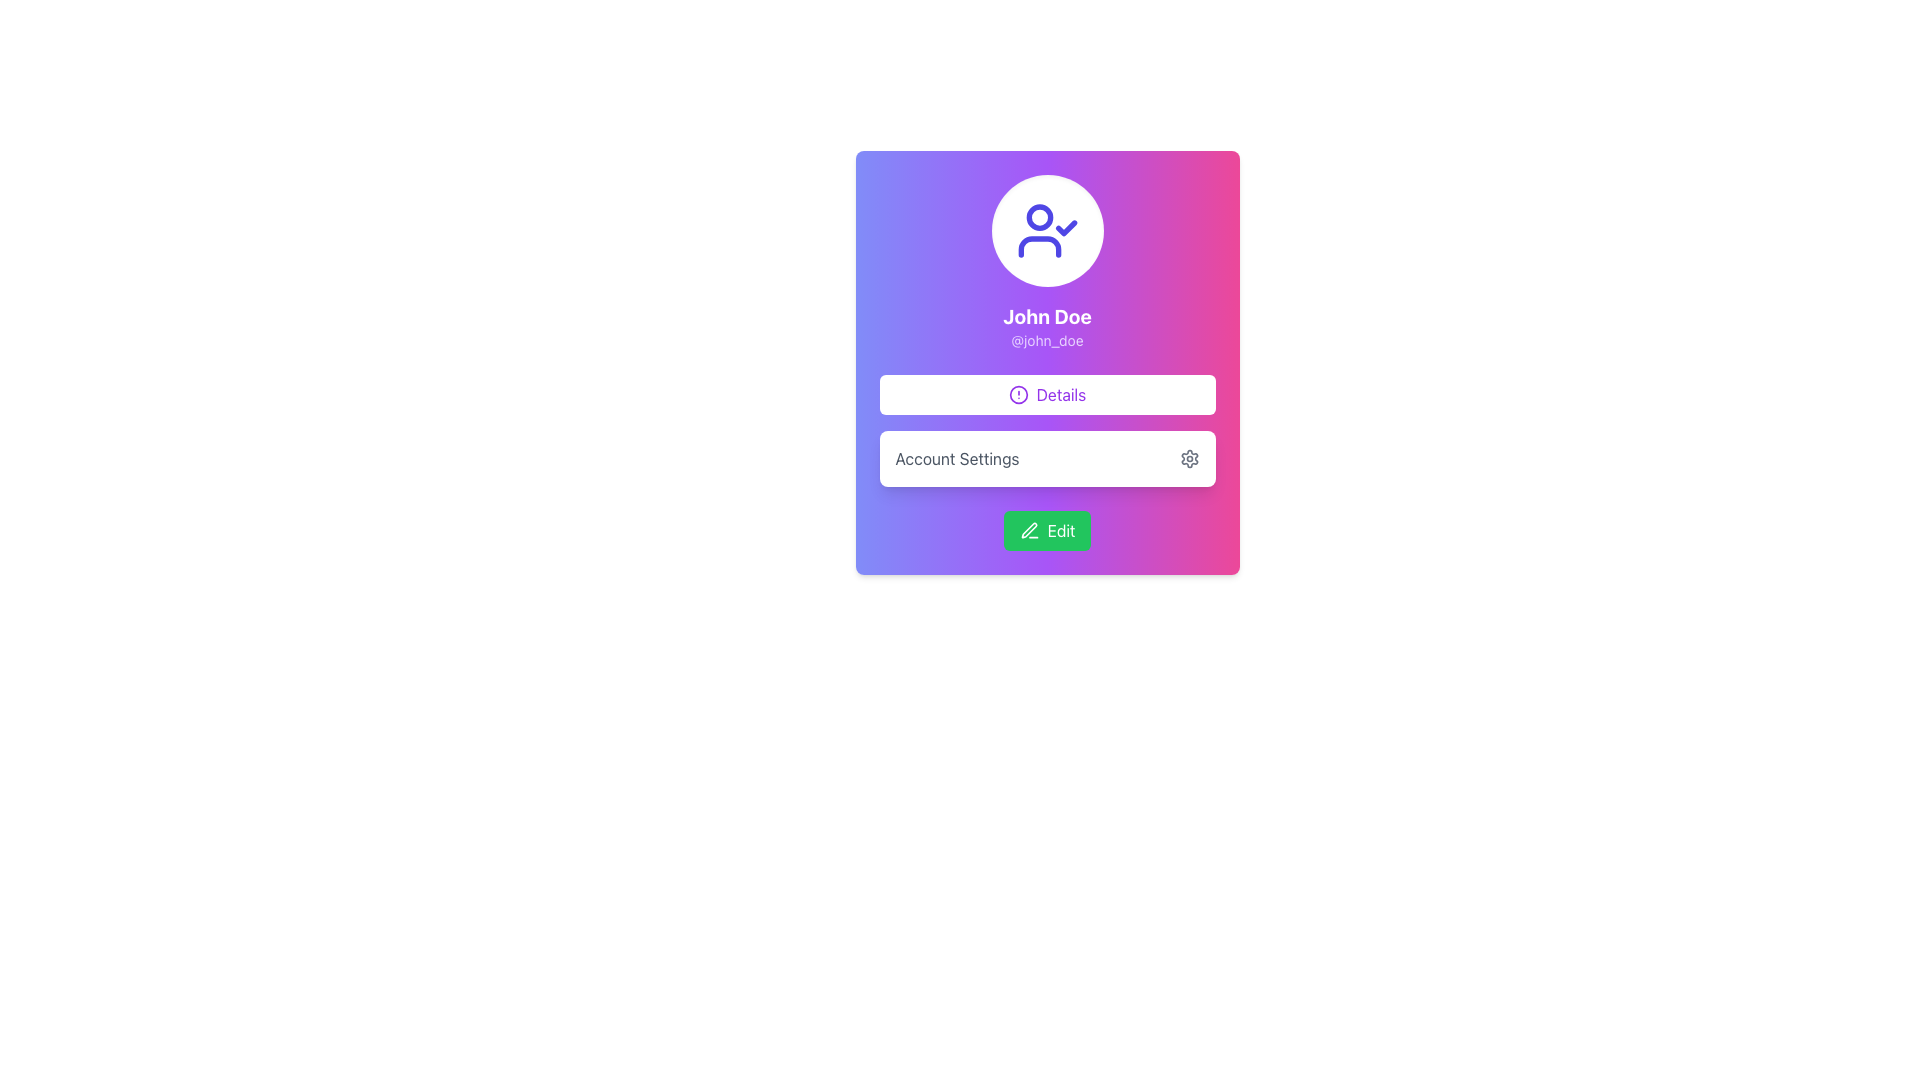 This screenshot has height=1080, width=1920. What do you see at coordinates (1189, 459) in the screenshot?
I see `the account settings icon` at bounding box center [1189, 459].